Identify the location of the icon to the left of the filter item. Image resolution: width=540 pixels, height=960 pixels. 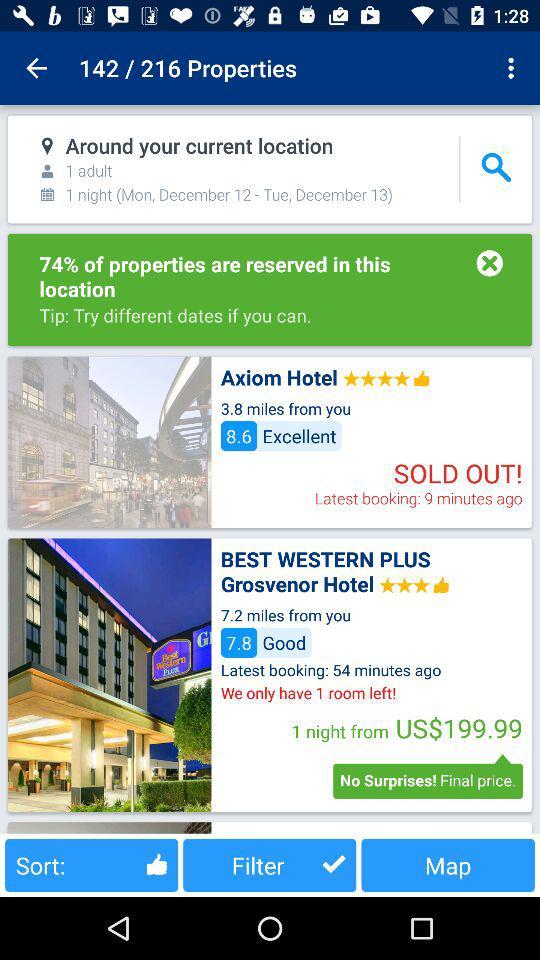
(90, 864).